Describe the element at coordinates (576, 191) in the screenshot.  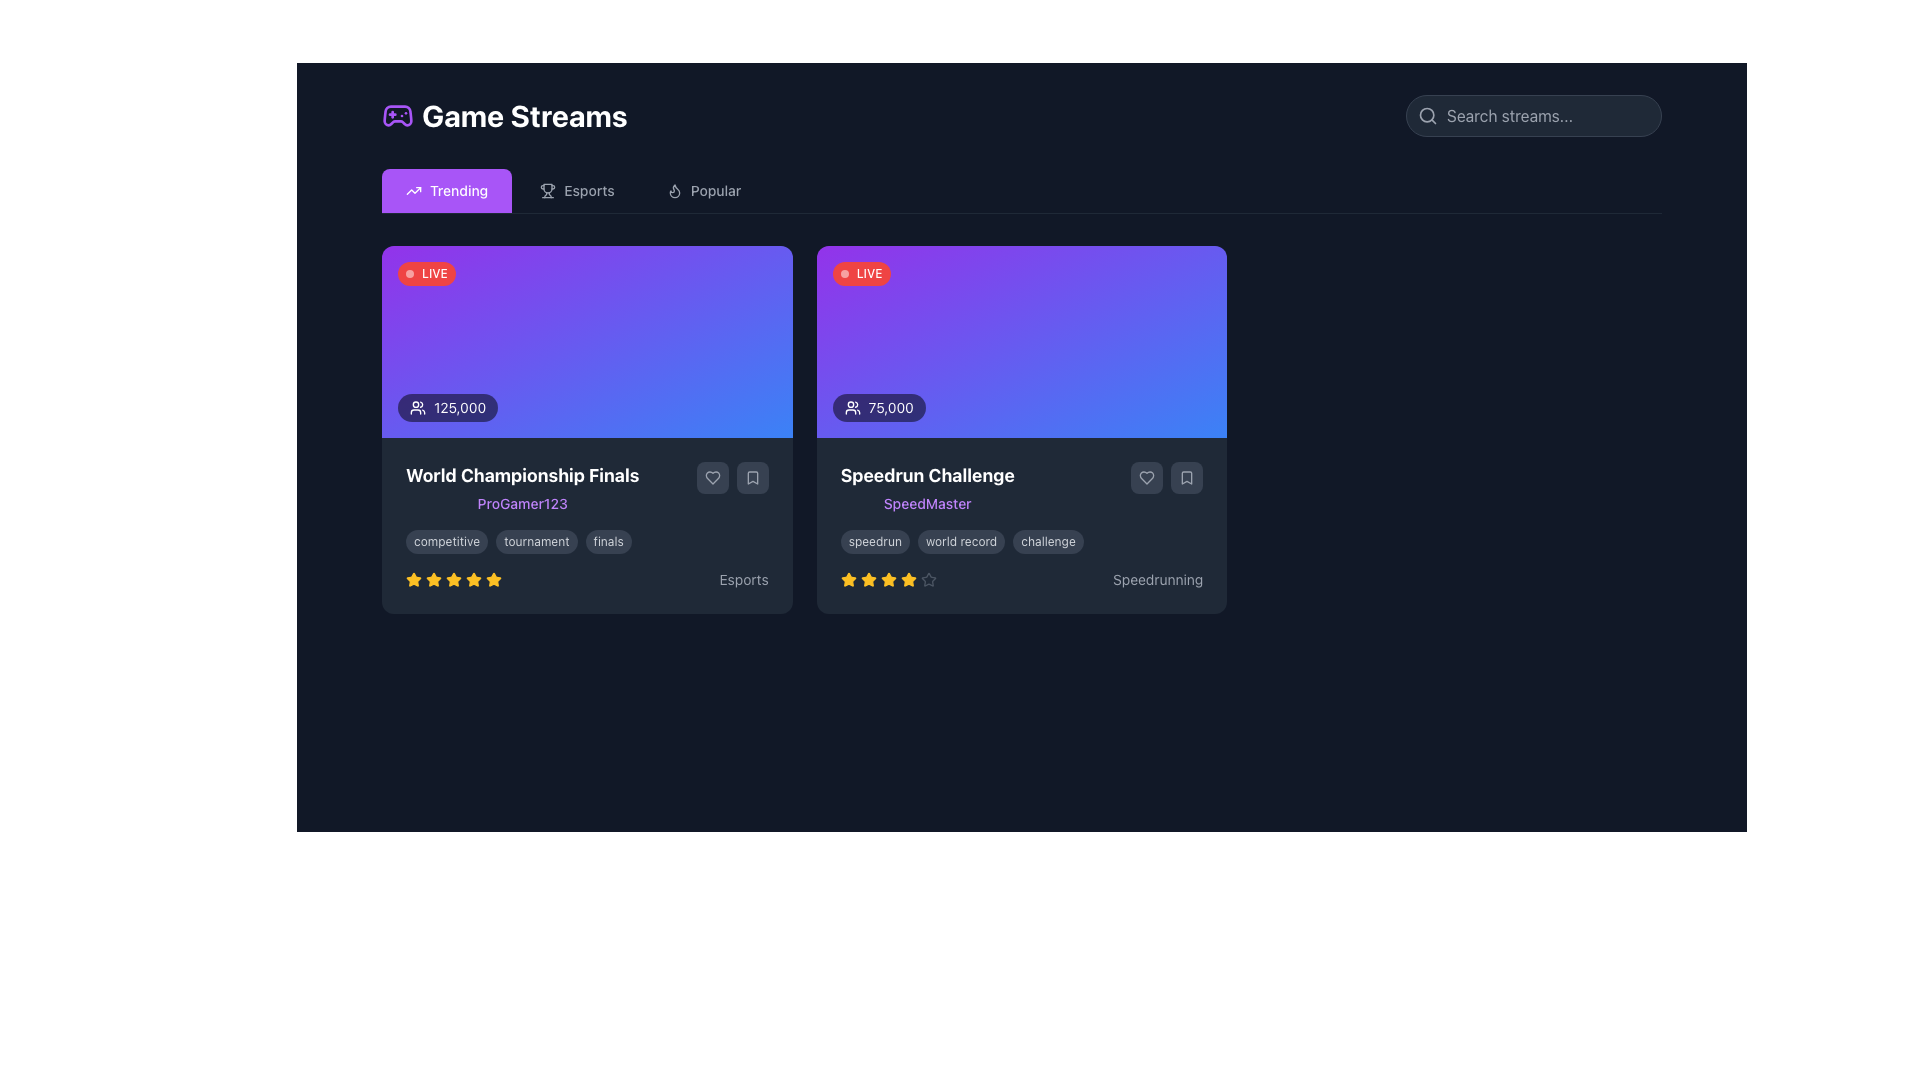
I see `the 'Esports' tab in the navigation bar to change its style` at that location.